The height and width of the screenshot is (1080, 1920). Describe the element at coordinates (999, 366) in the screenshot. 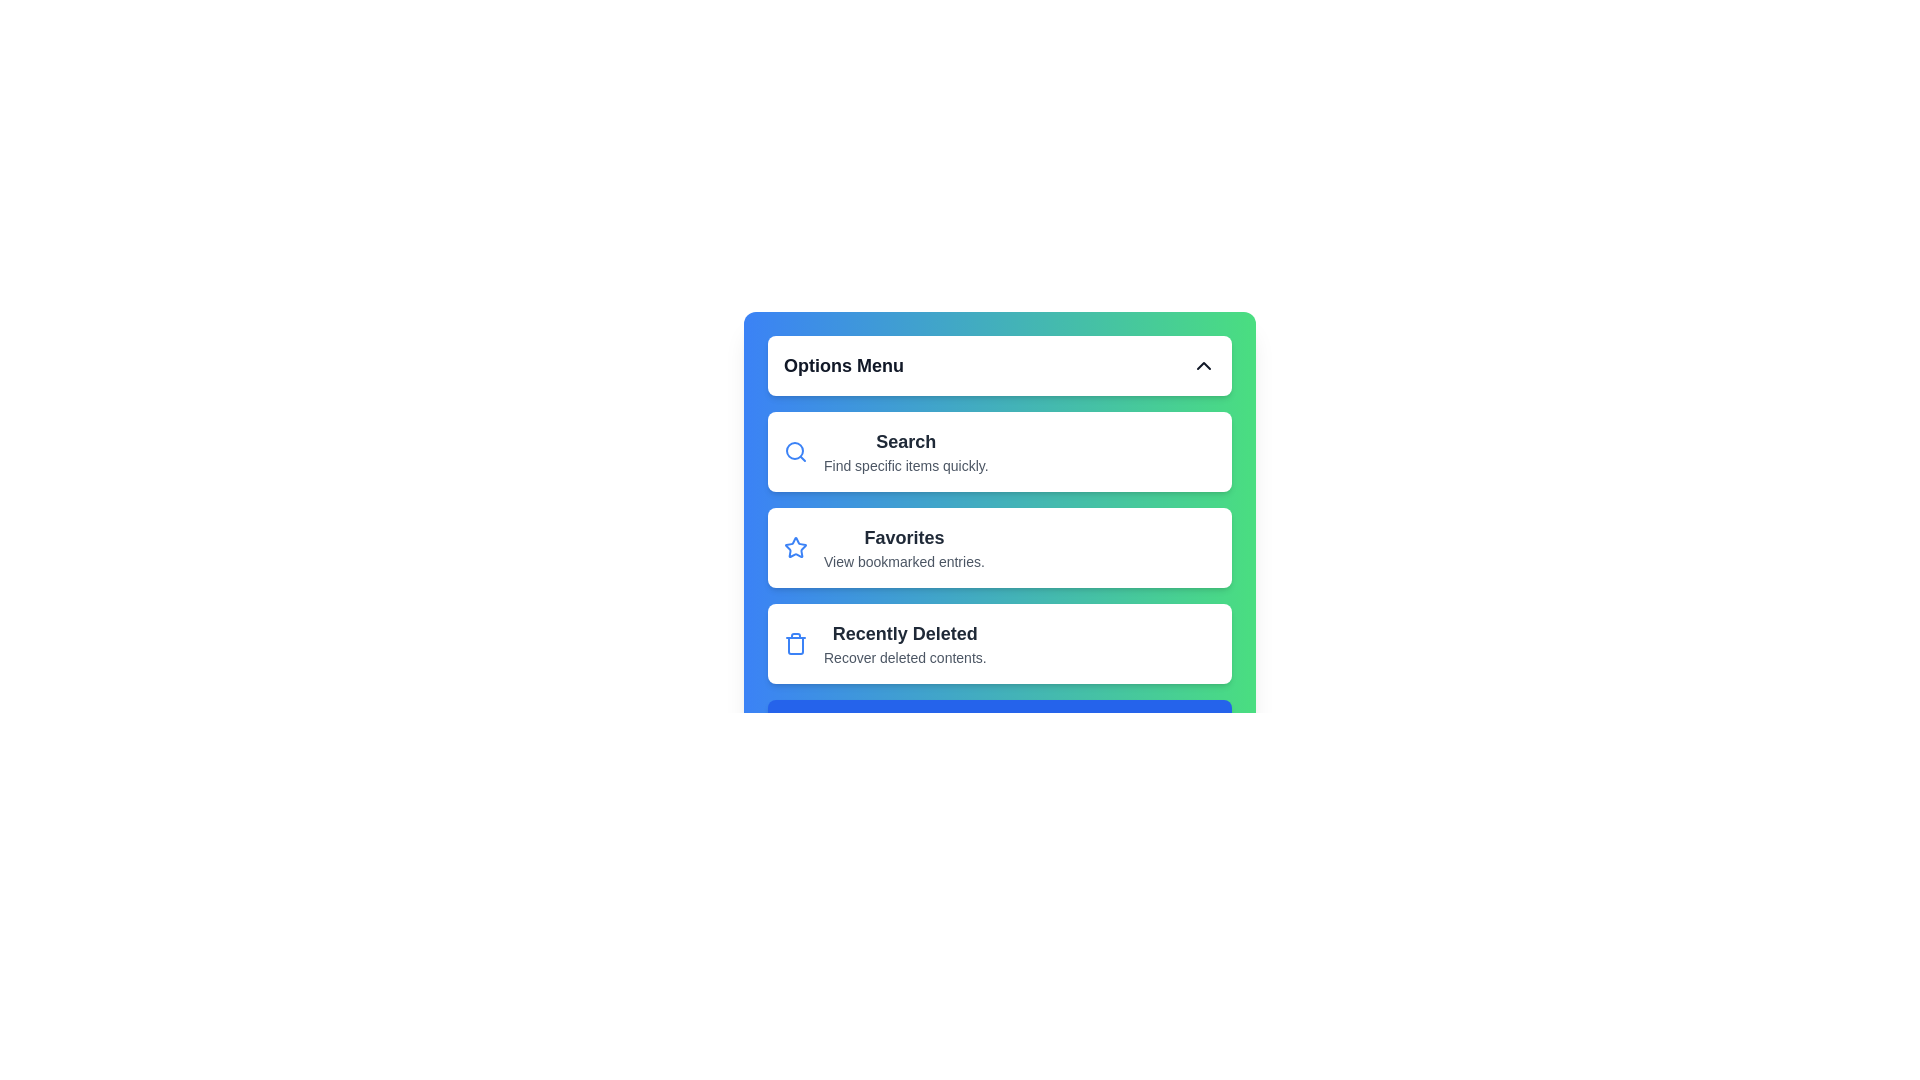

I see `the Dropdown Header or Toggle Button that expands or collapses the menu contents for accessibility interactions` at that location.